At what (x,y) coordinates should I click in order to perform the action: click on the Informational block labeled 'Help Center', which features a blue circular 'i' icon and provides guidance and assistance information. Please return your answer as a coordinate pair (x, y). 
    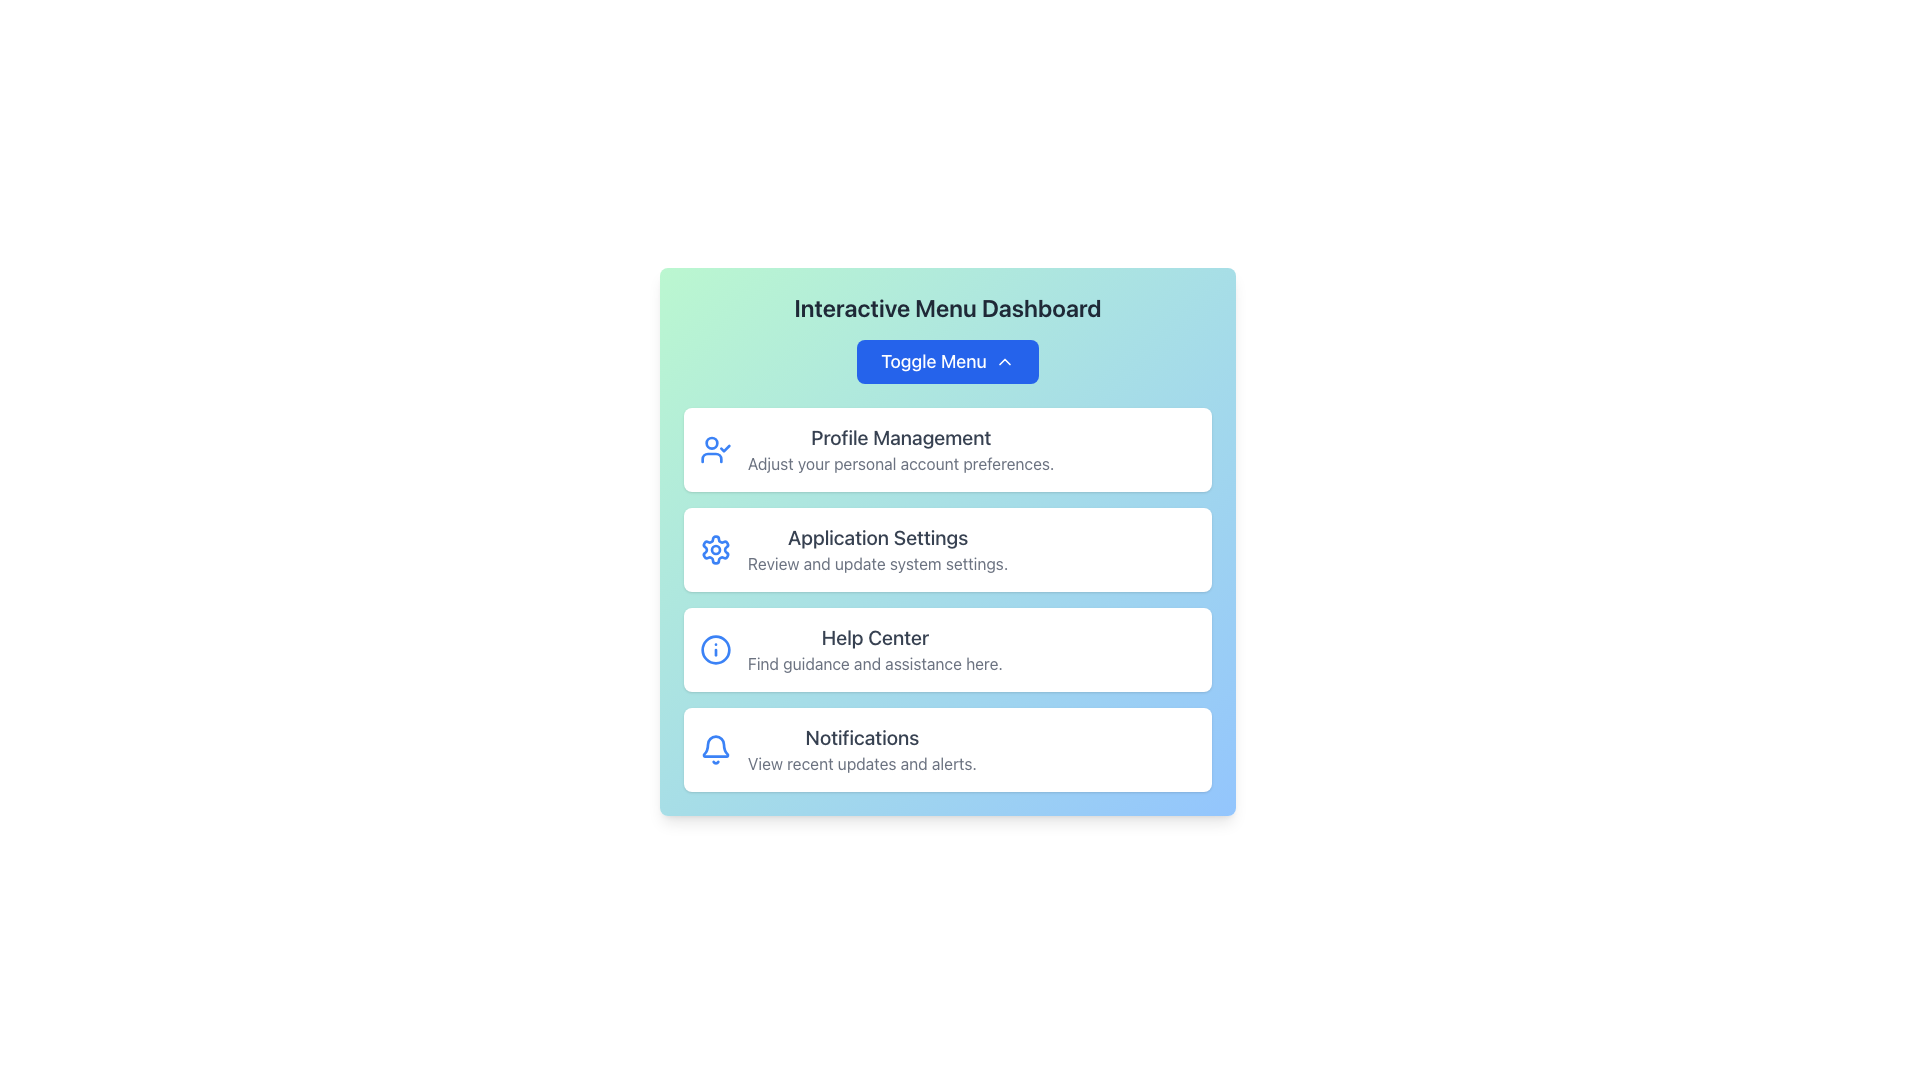
    Looking at the image, I should click on (947, 650).